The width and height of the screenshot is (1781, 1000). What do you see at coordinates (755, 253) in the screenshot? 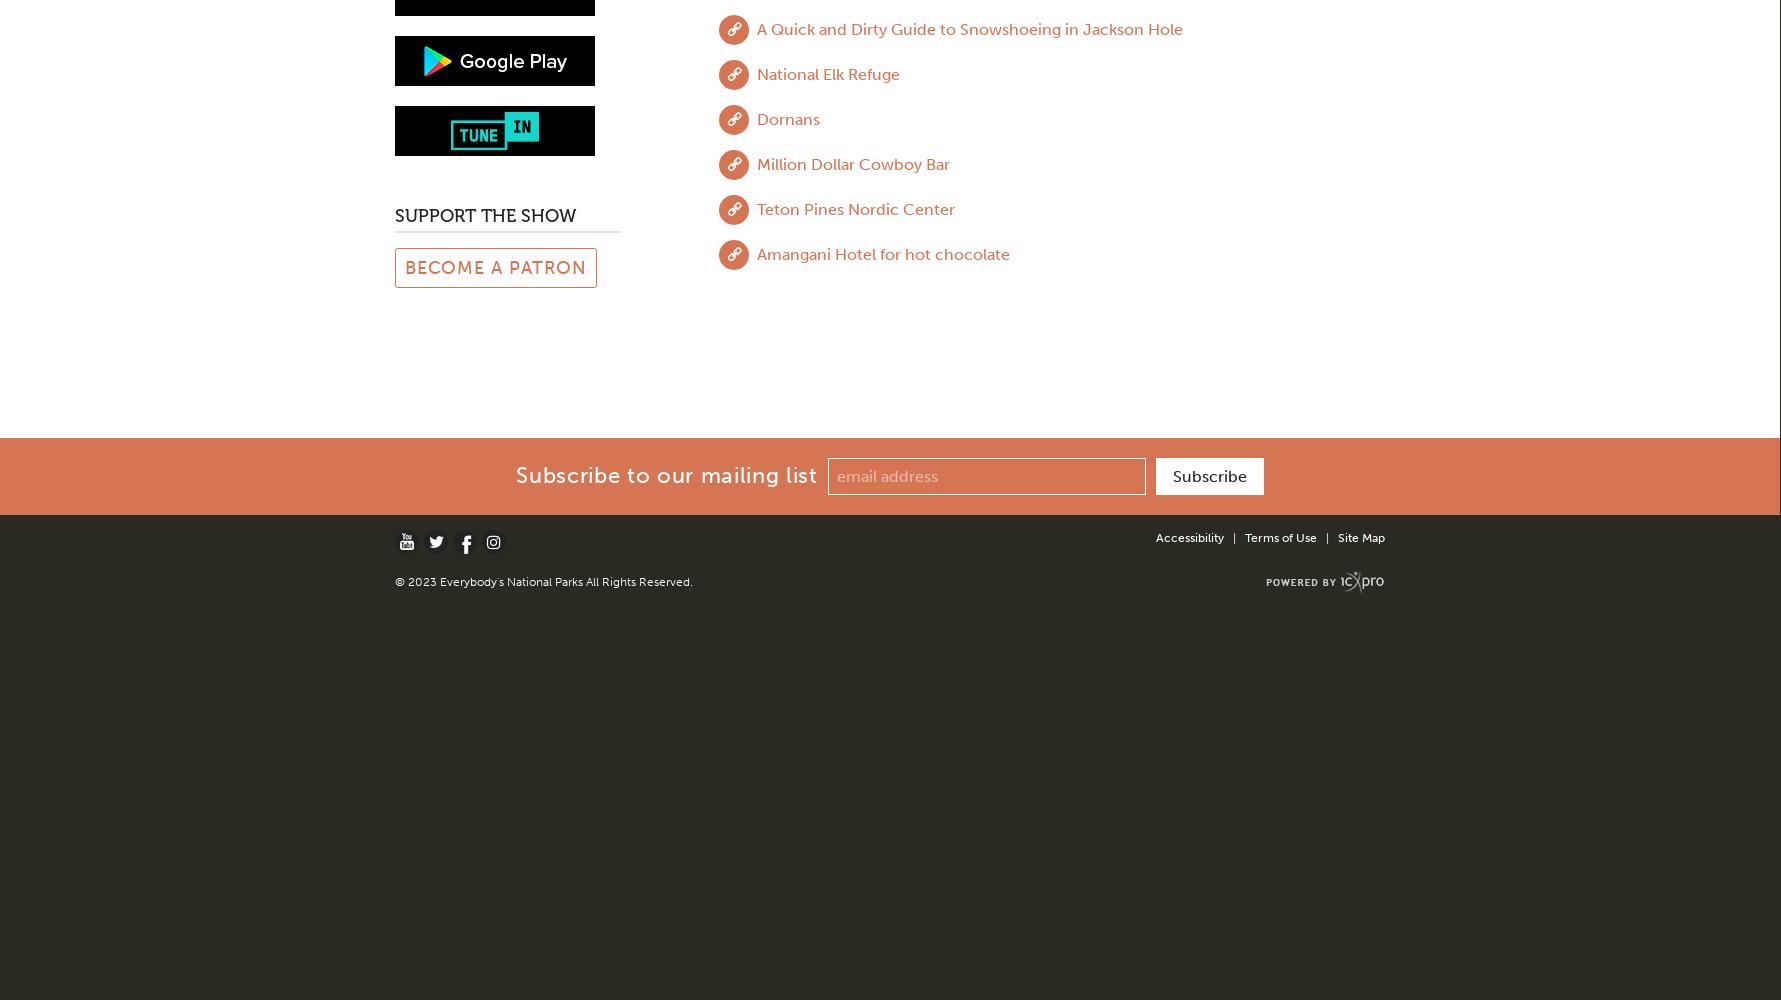
I see `'Amangani Hotel for hot chocolate'` at bounding box center [755, 253].